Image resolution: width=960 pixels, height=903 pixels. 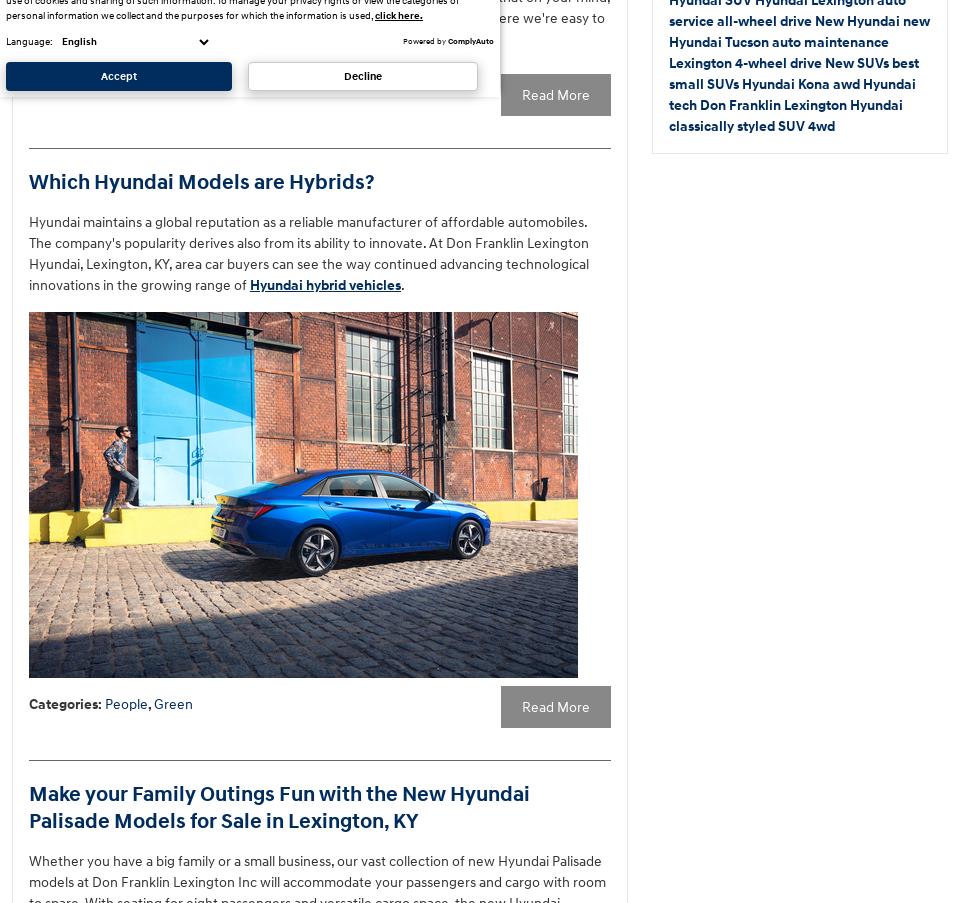 What do you see at coordinates (801, 104) in the screenshot?
I see `'Don Franklin Lexington Hyundai'` at bounding box center [801, 104].